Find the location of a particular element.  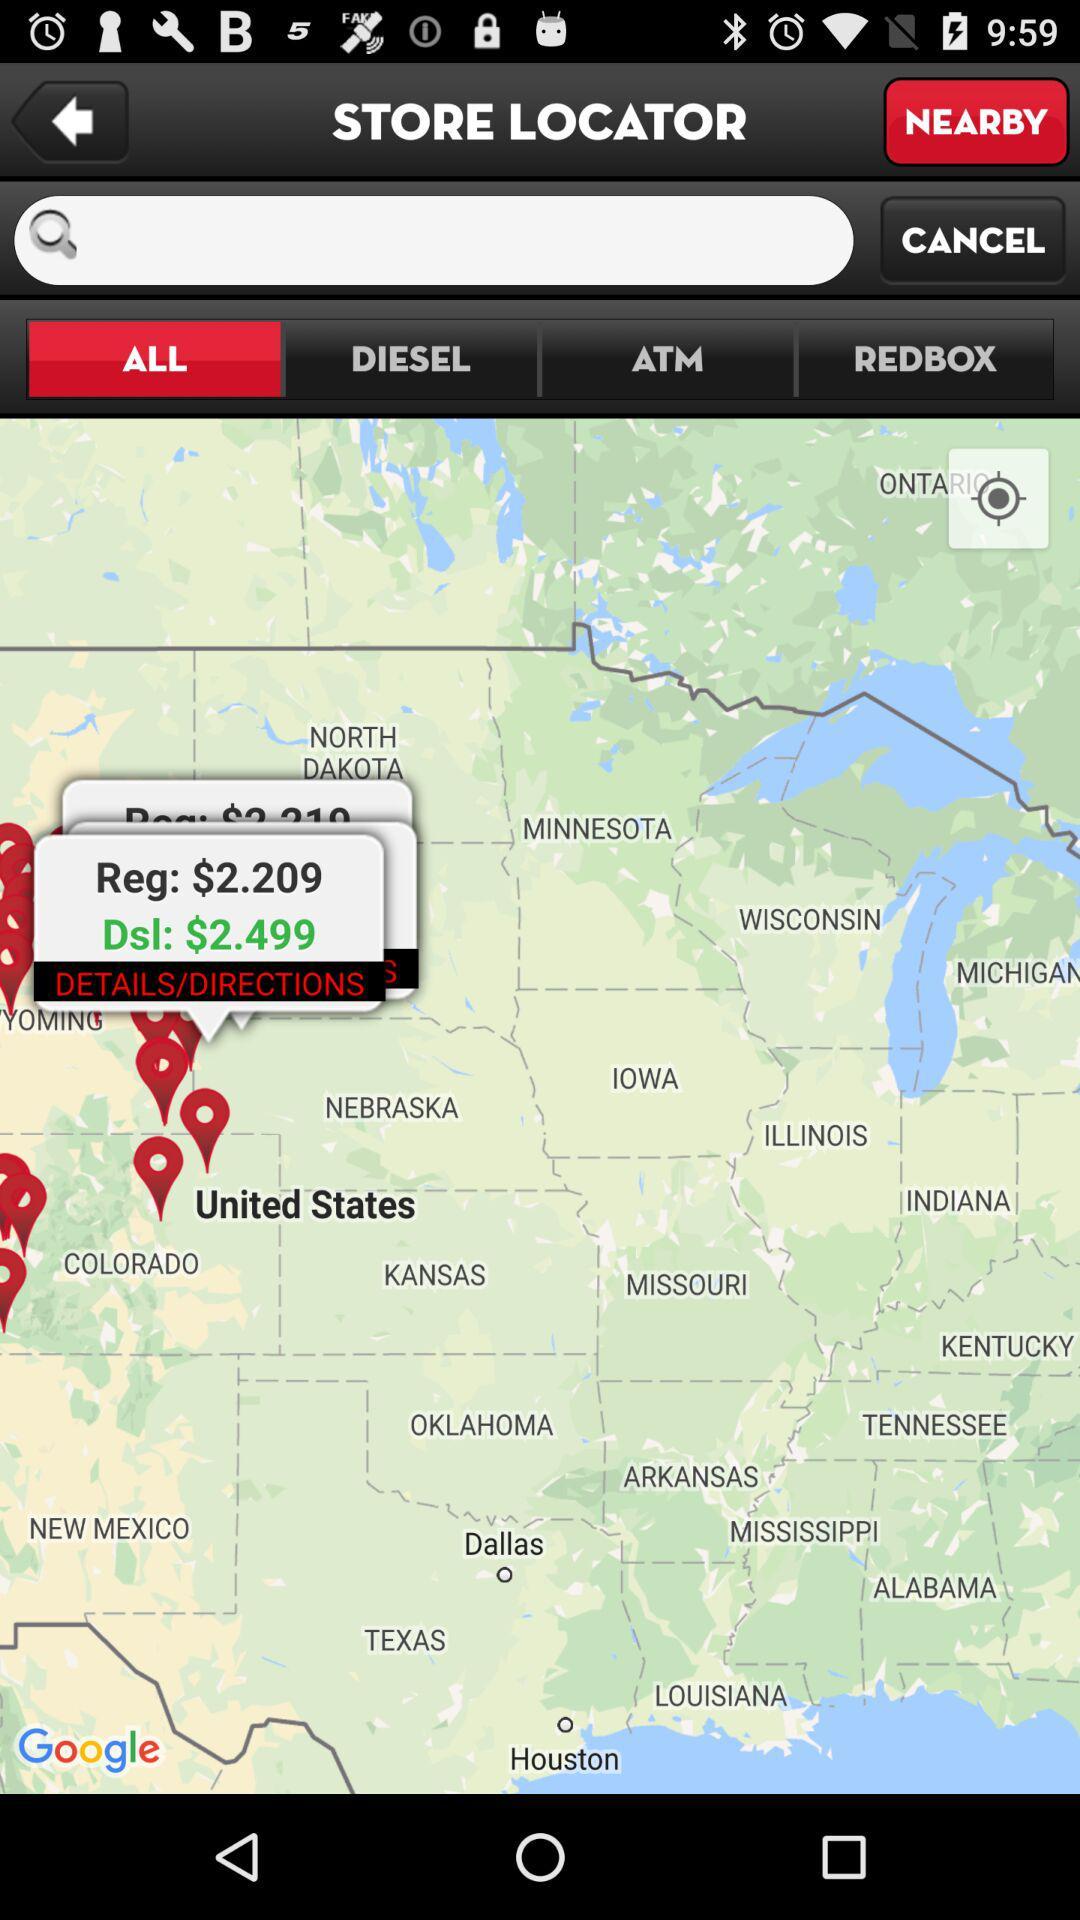

the cancel item is located at coordinates (972, 240).